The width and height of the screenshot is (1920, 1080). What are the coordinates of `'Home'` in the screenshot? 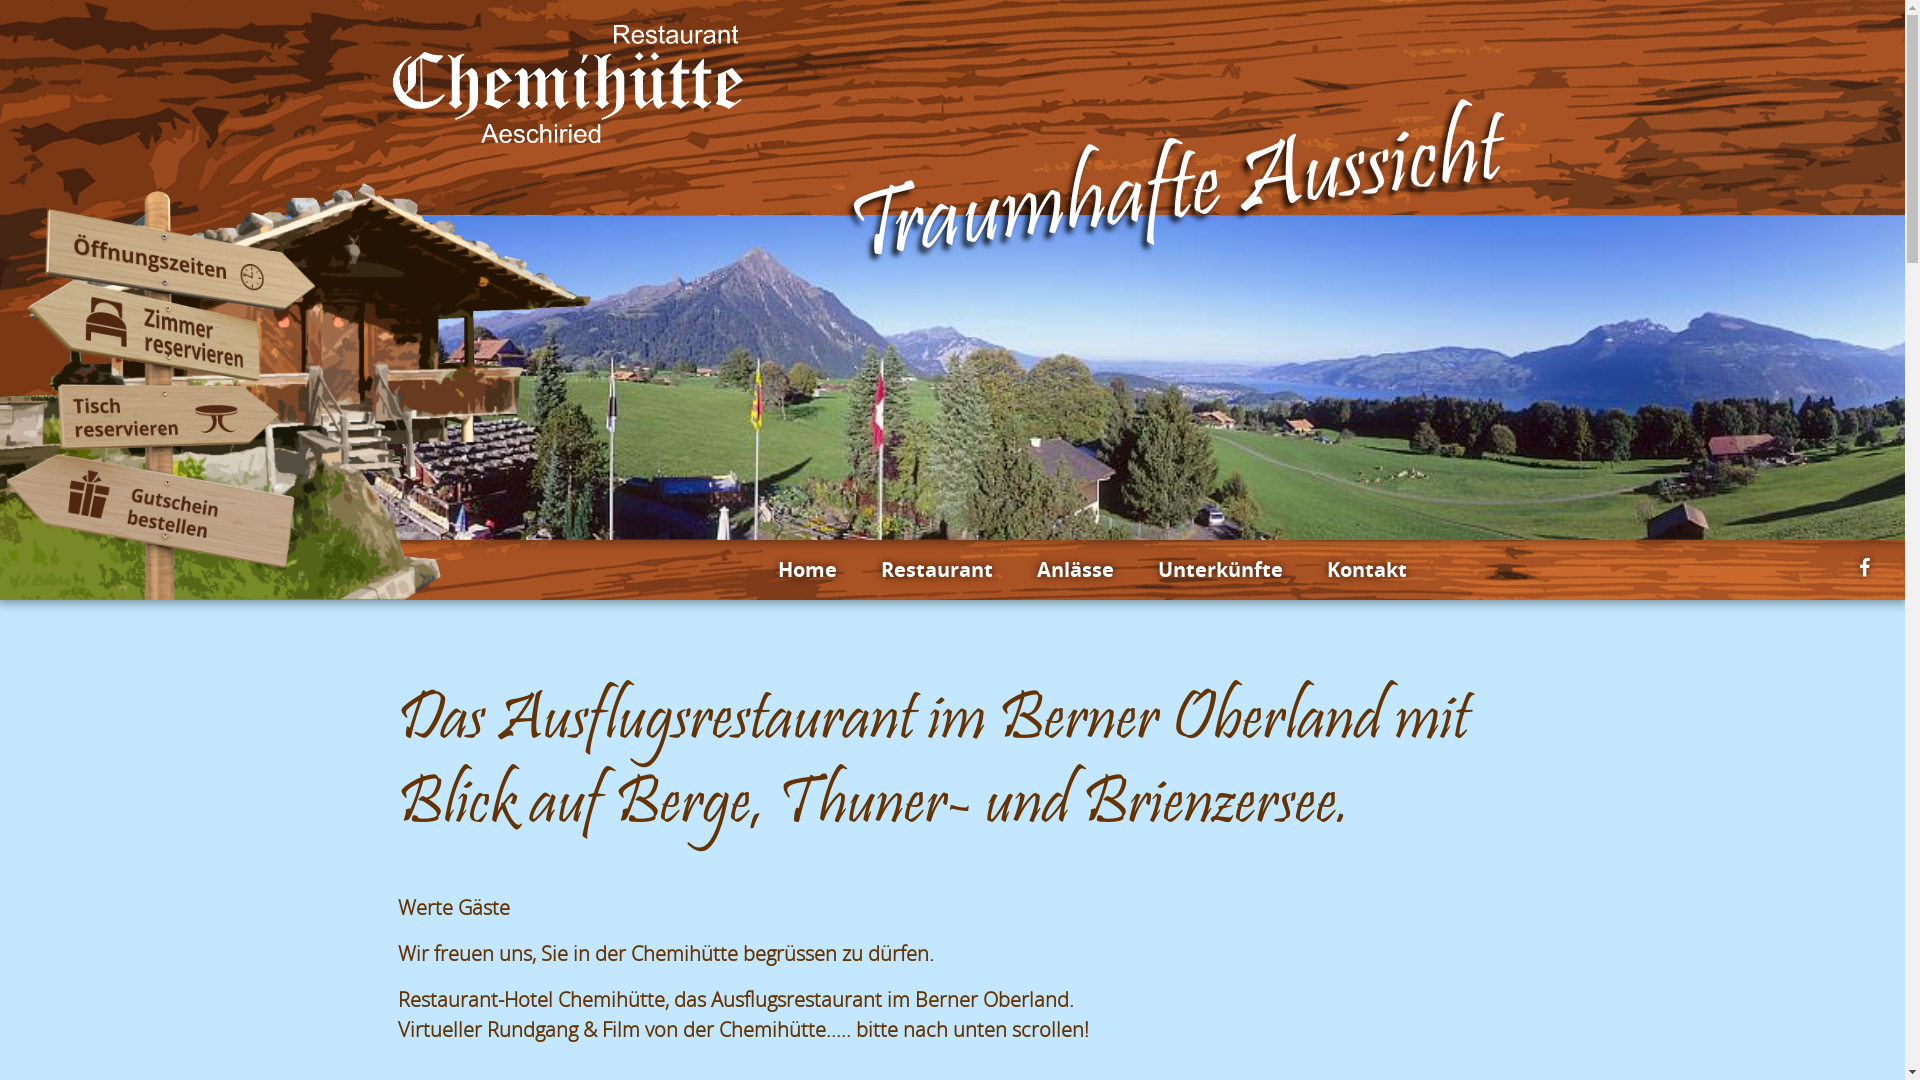 It's located at (776, 570).